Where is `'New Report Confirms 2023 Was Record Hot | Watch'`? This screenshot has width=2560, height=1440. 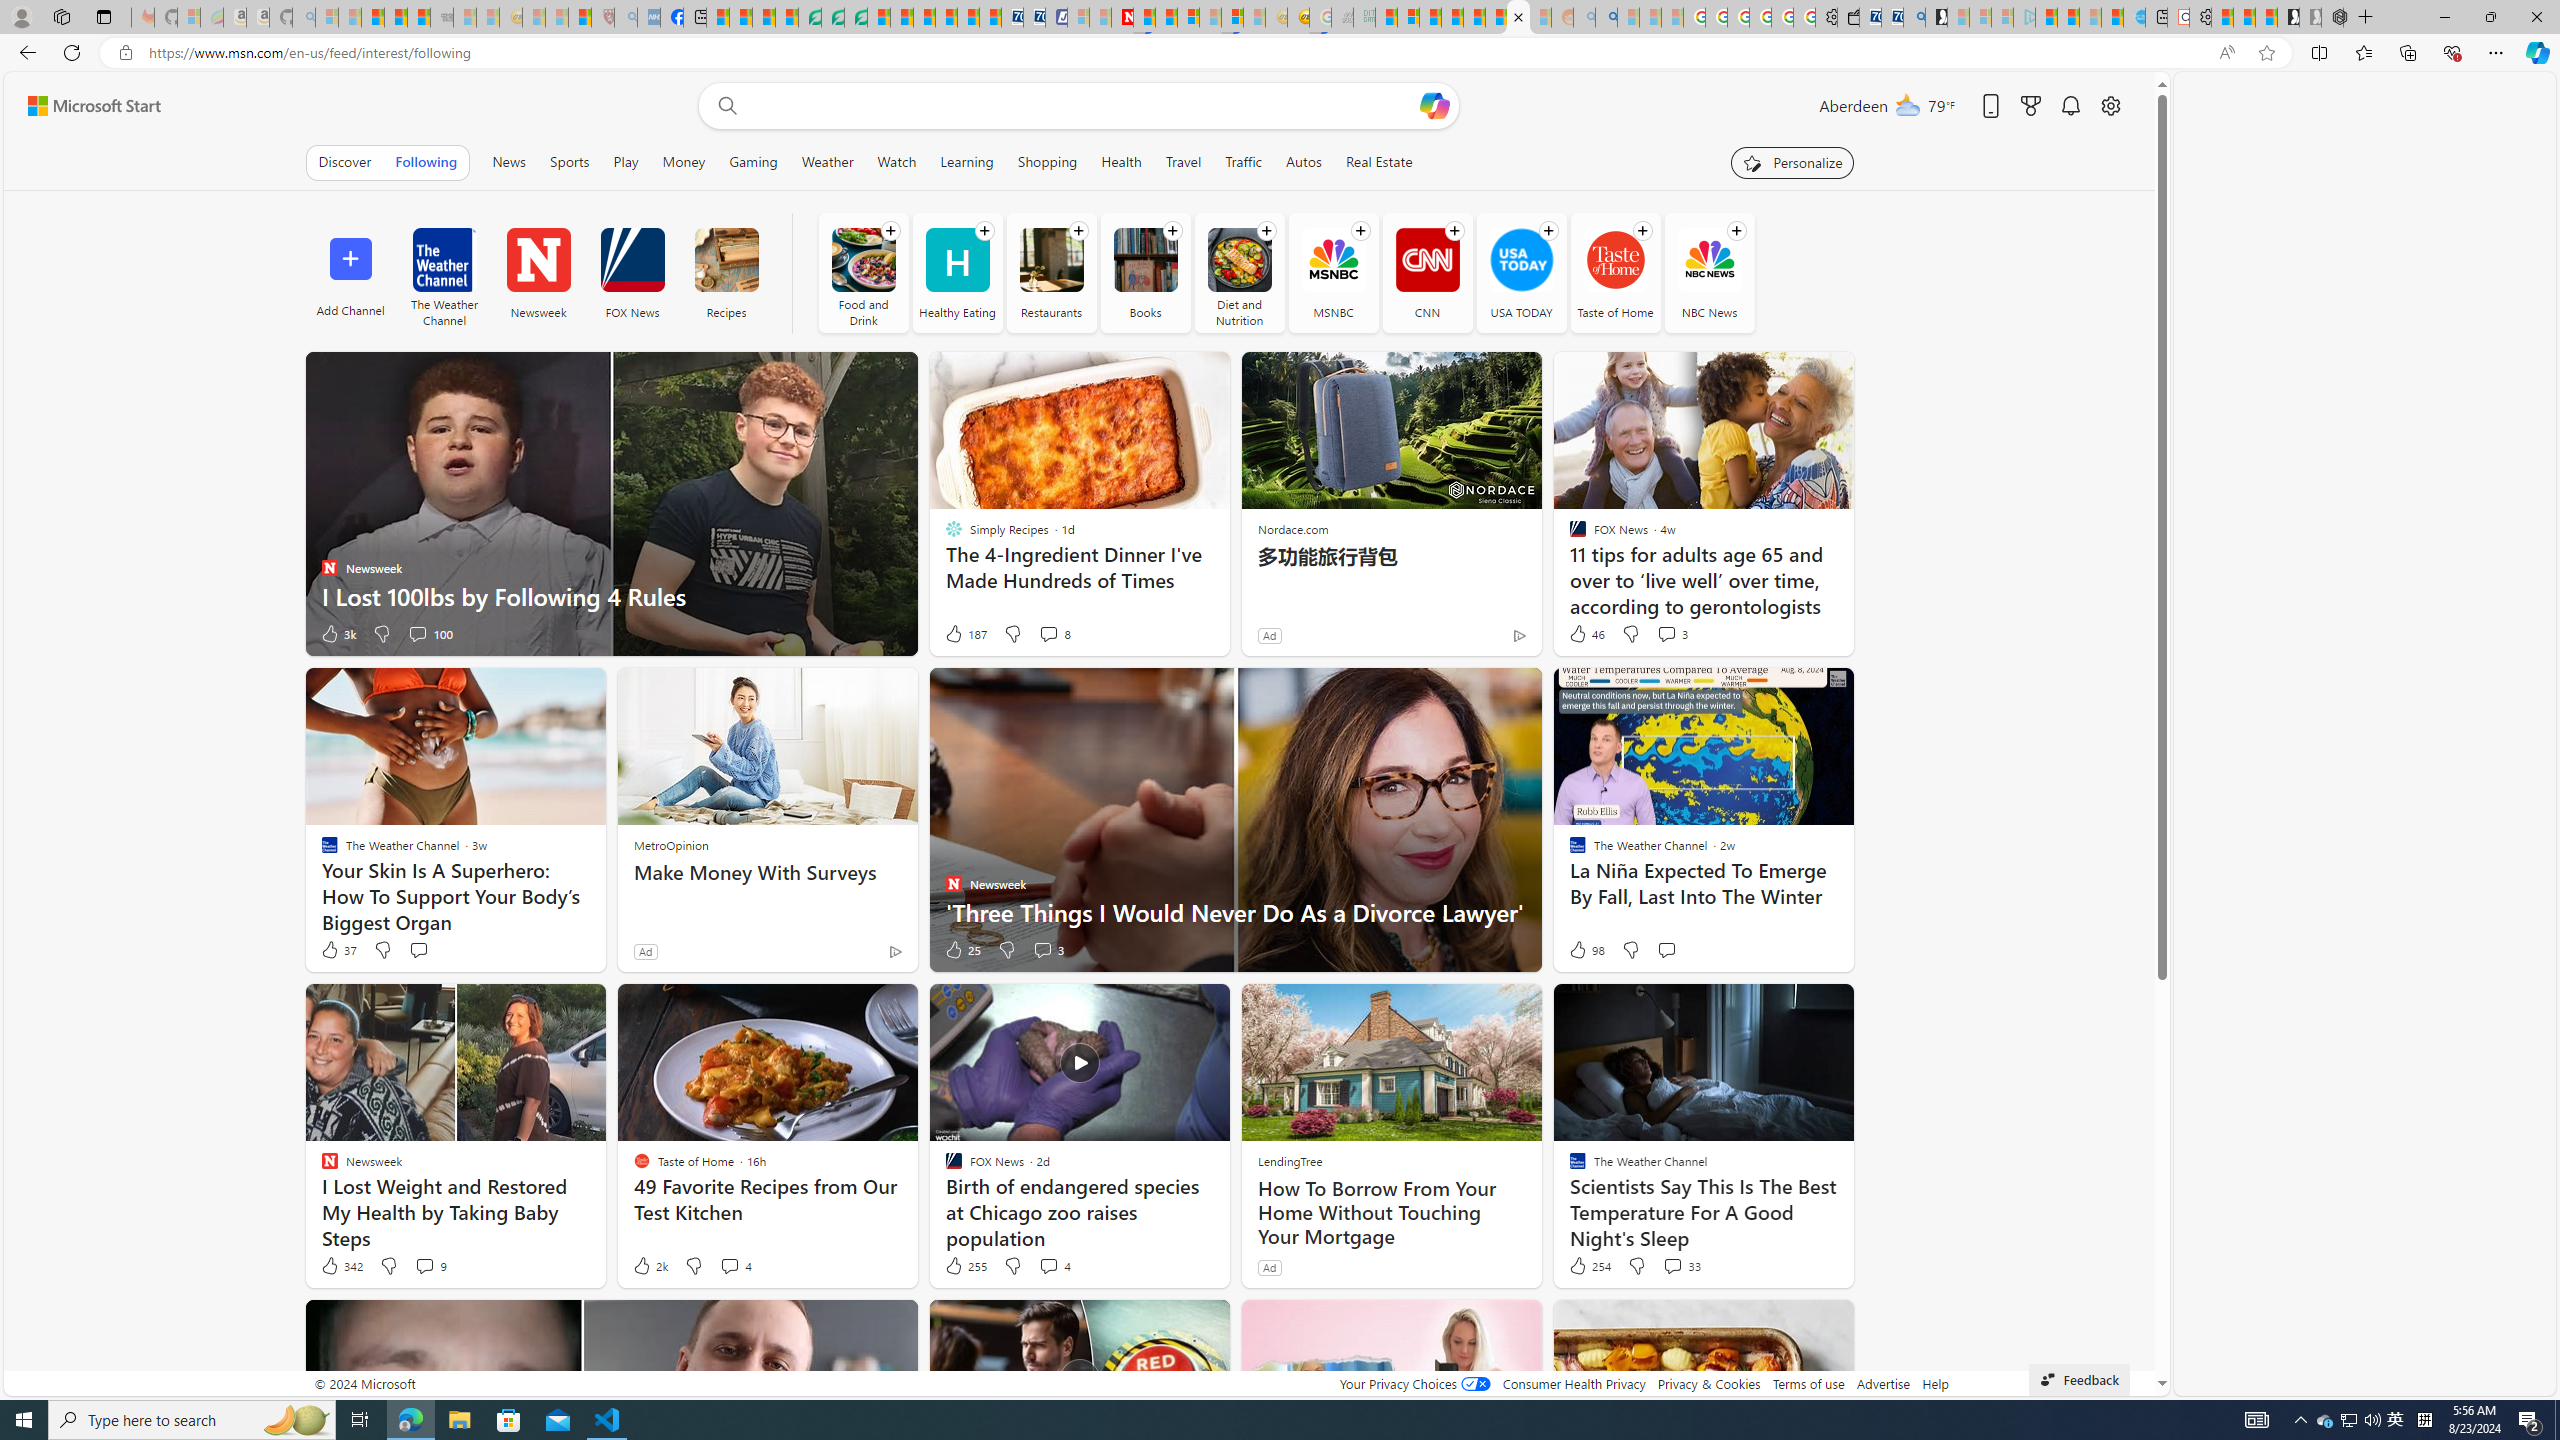 'New Report Confirms 2023 Was Record Hot | Watch' is located at coordinates (417, 16).